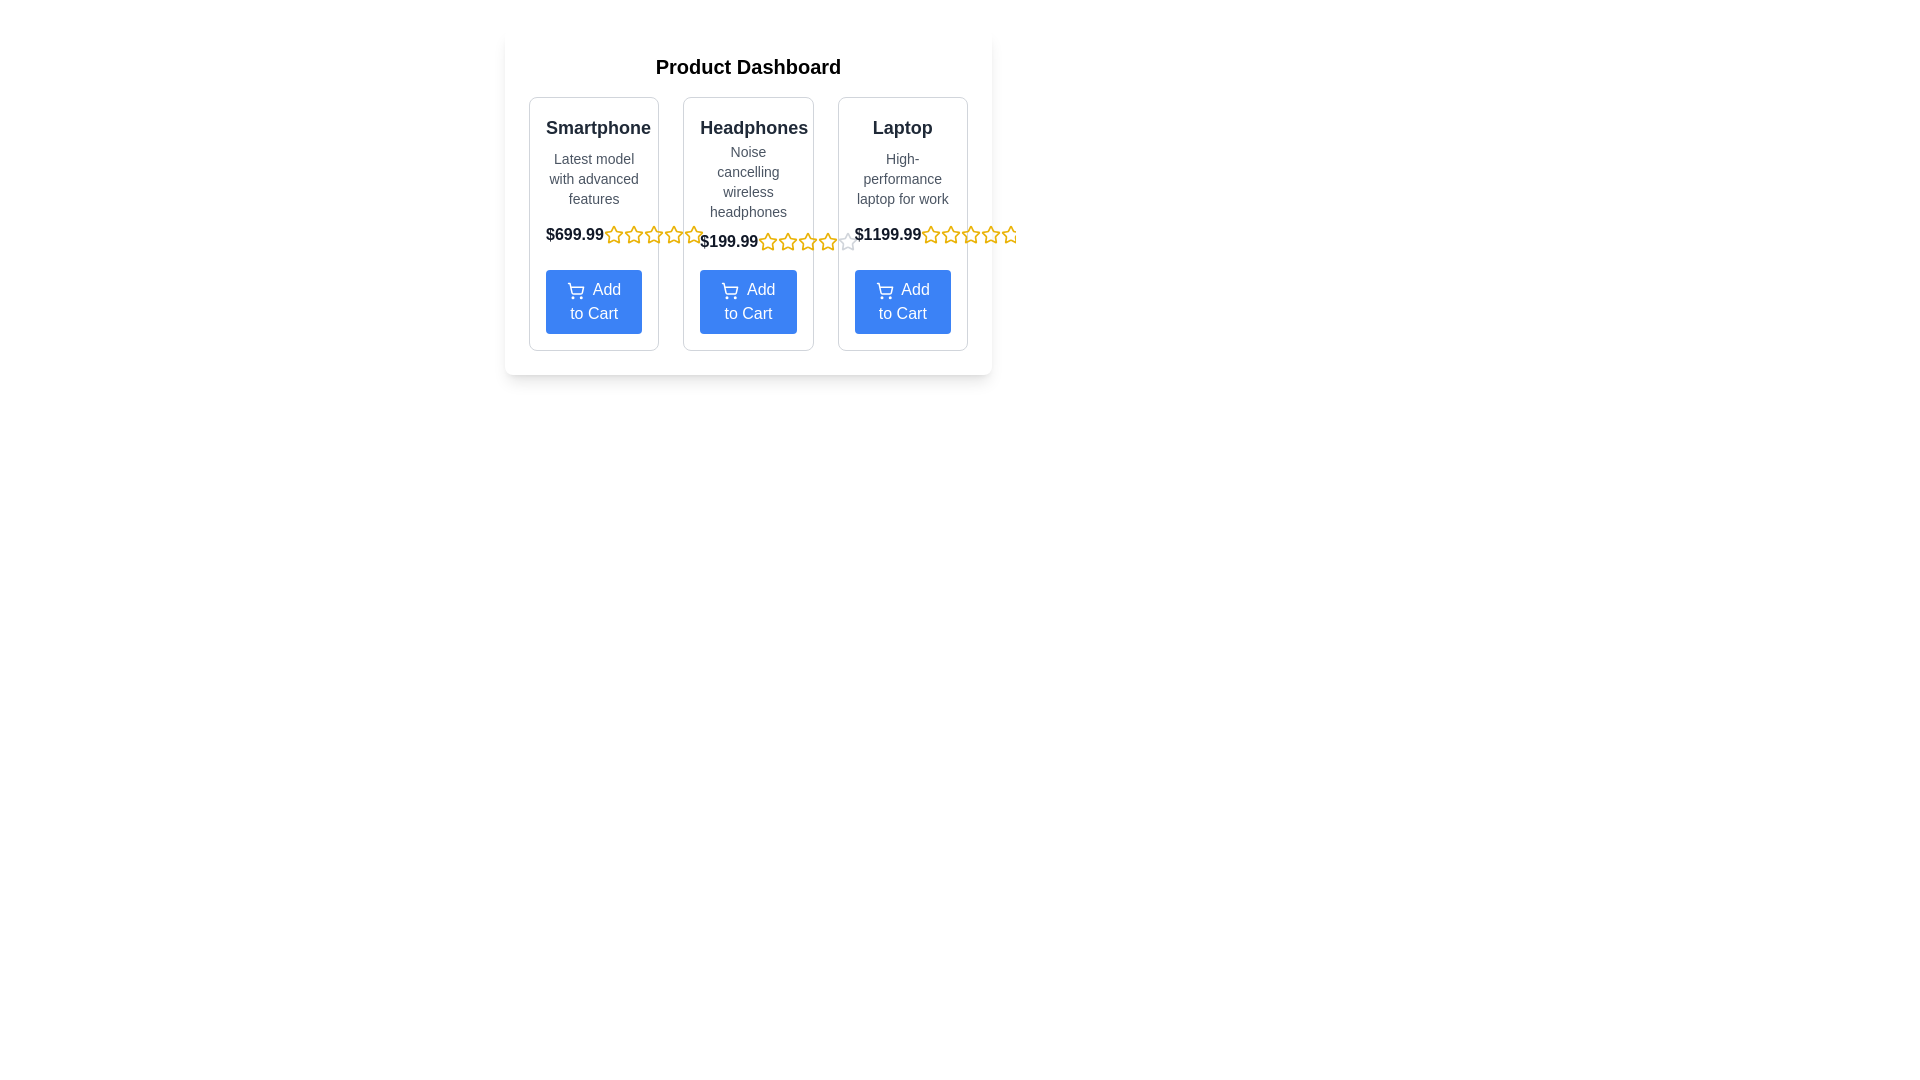 The image size is (1920, 1080). Describe the element at coordinates (693, 234) in the screenshot. I see `the eighth star icon in the rating system for the 'Headphones' product to change the rating` at that location.